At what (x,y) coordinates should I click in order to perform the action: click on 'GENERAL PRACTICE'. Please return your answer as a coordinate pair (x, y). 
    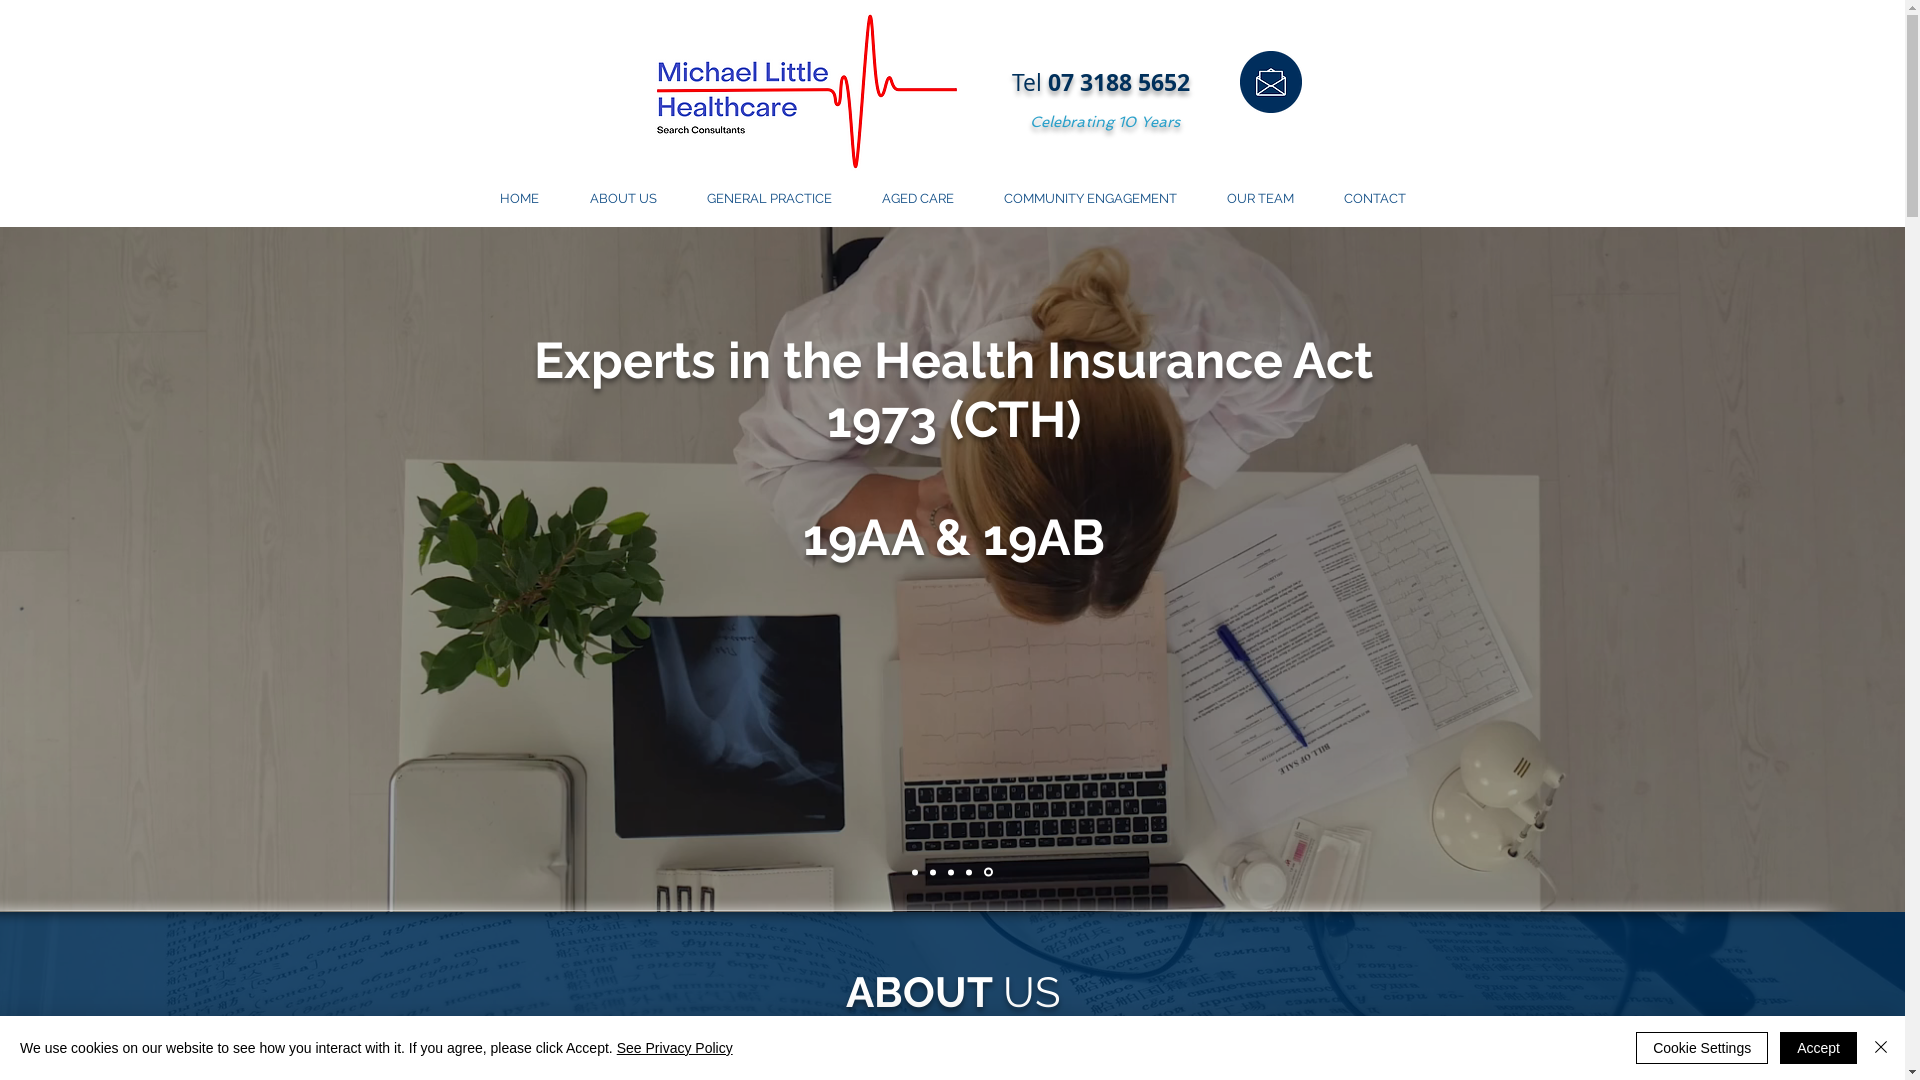
    Looking at the image, I should click on (768, 199).